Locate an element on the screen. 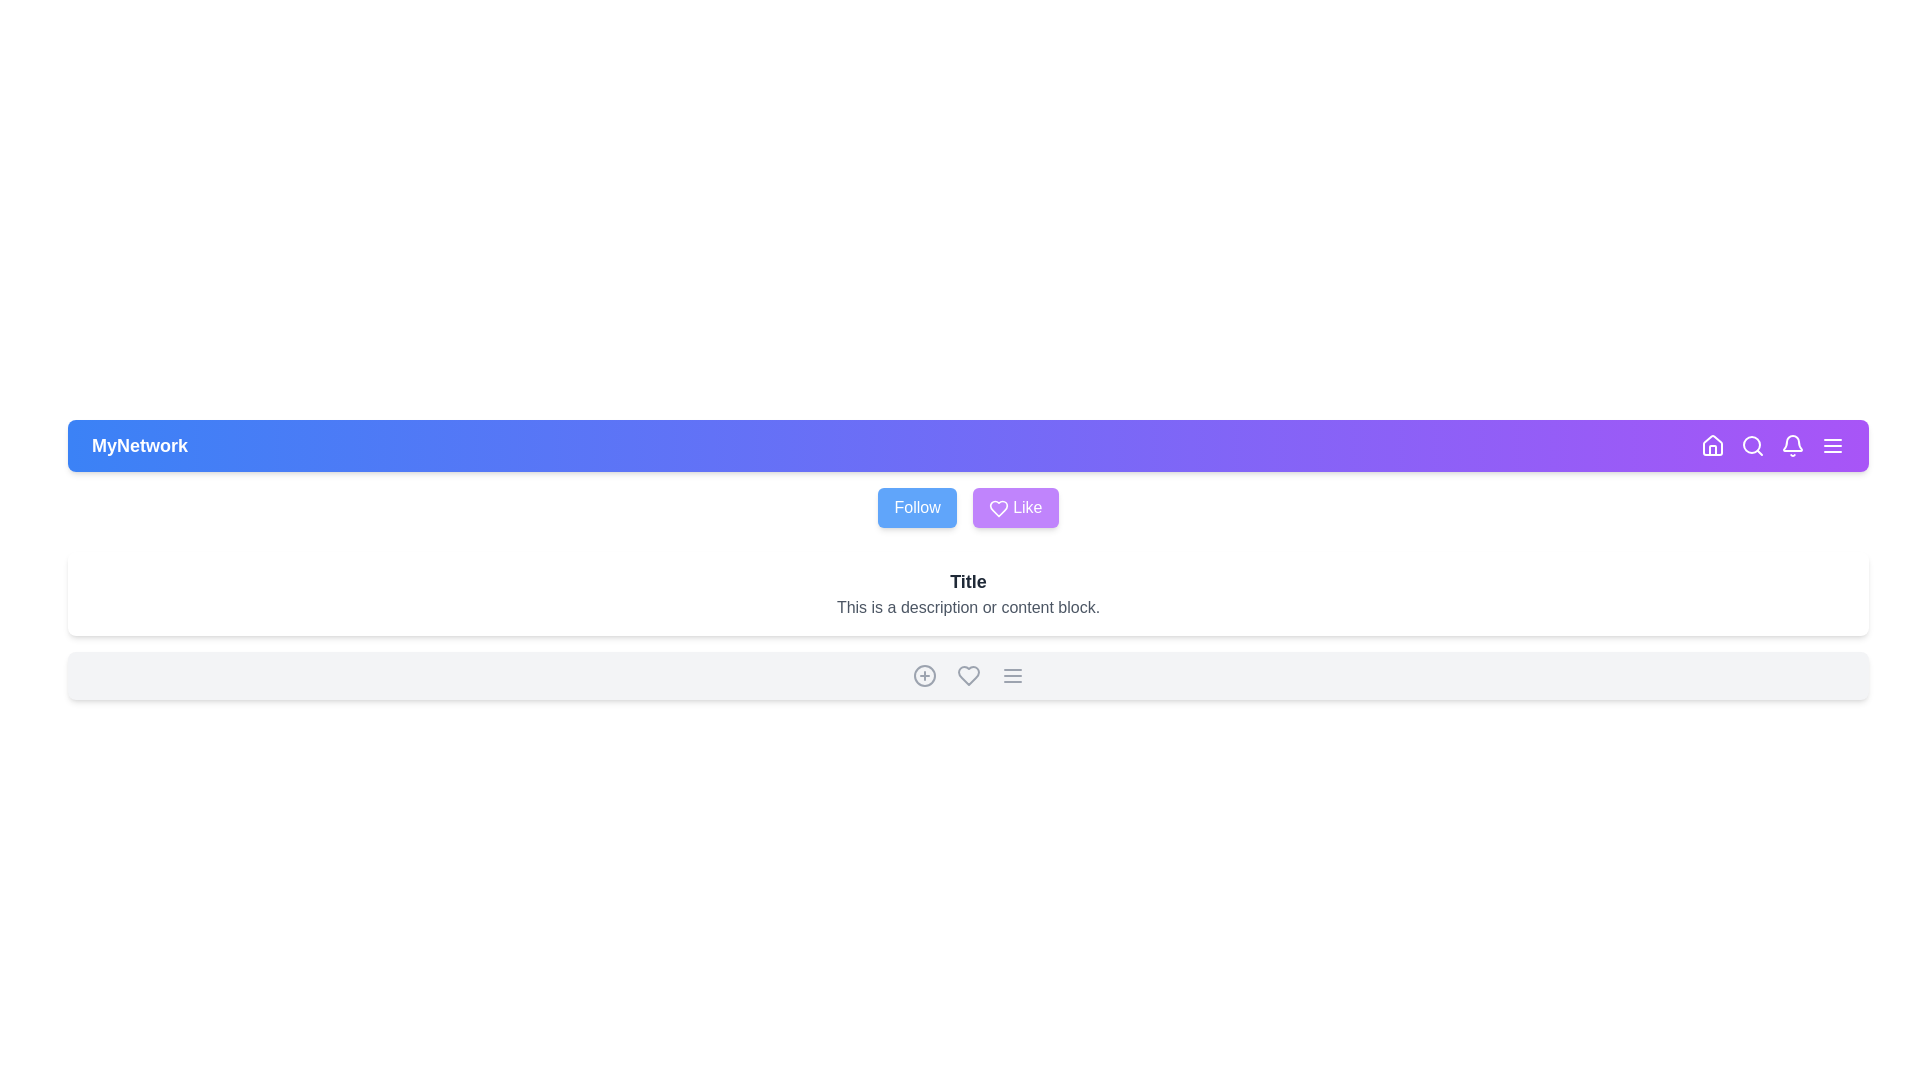  the SVG Circle located at the leftmost position of the lower navigation bar, which serves as a design element or interactive point is located at coordinates (923, 675).